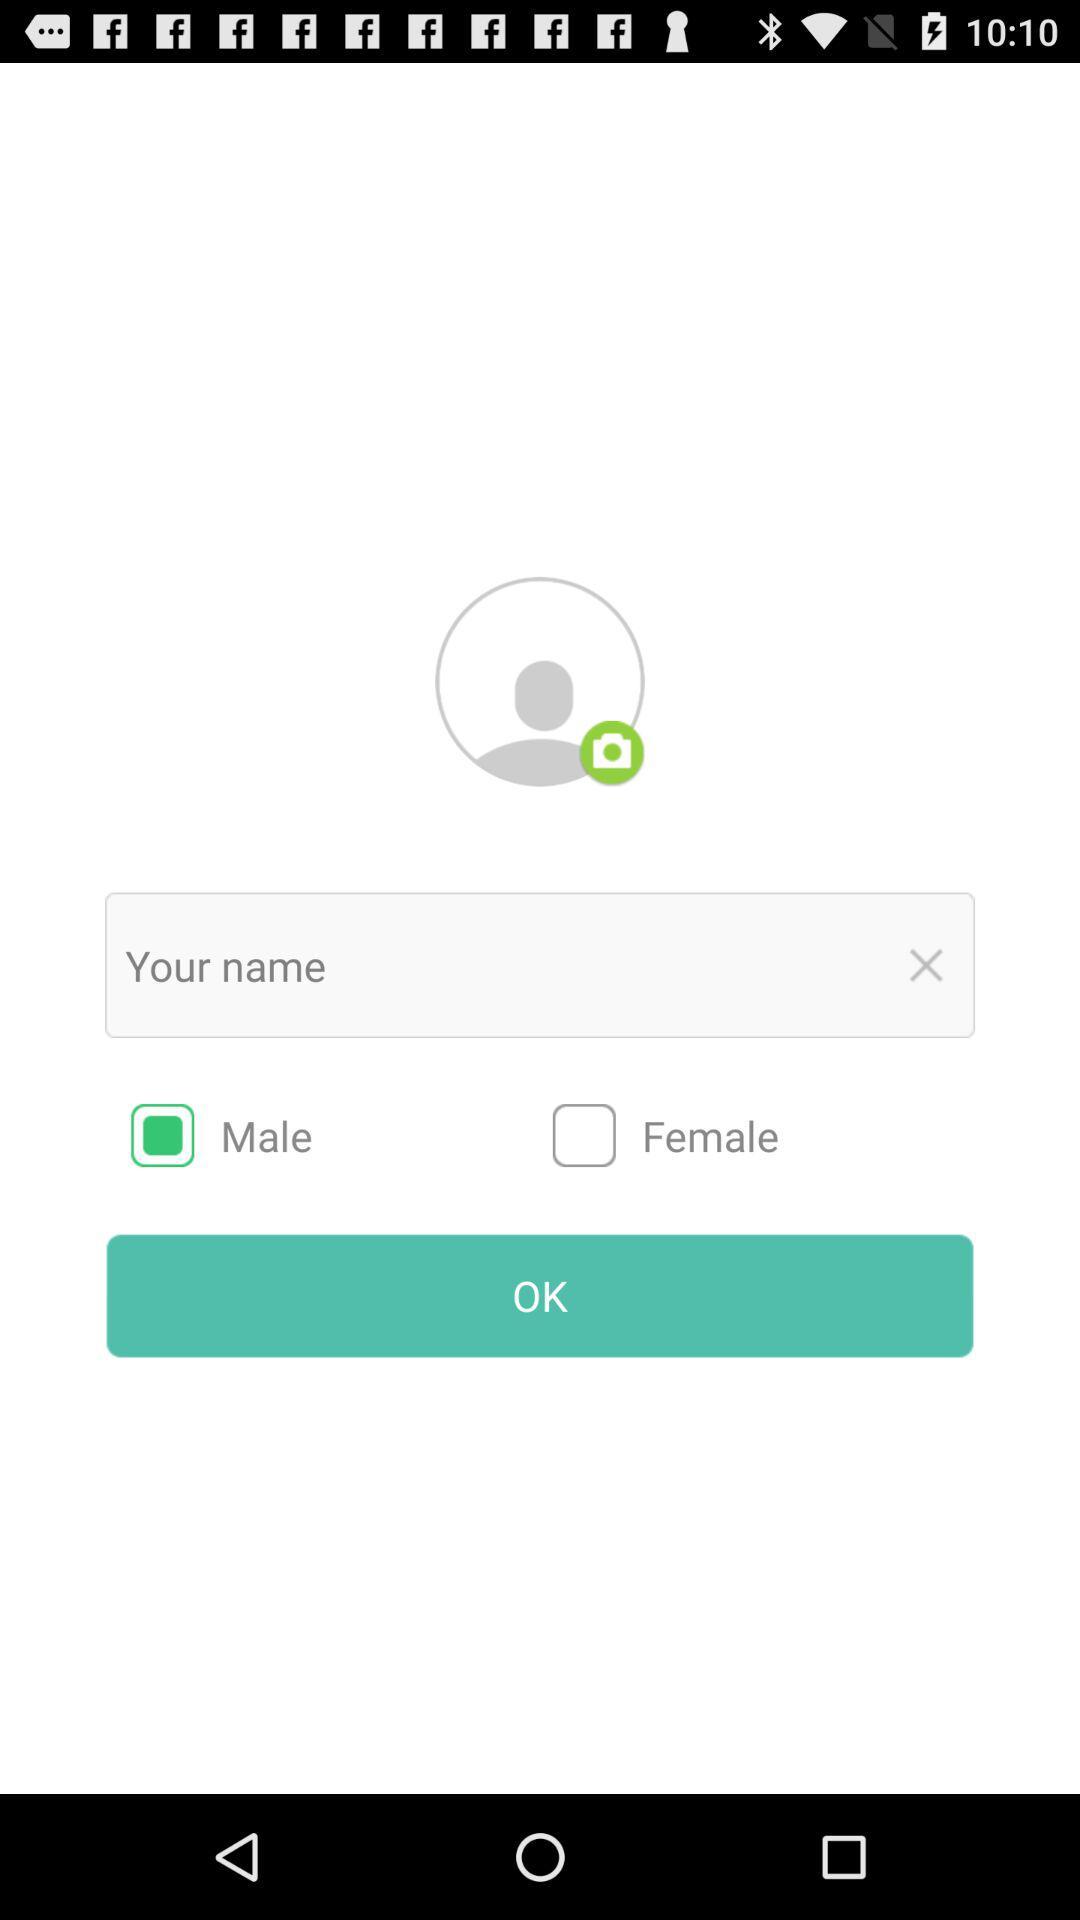 Image resolution: width=1080 pixels, height=1920 pixels. I want to click on the avatar icon, so click(540, 728).